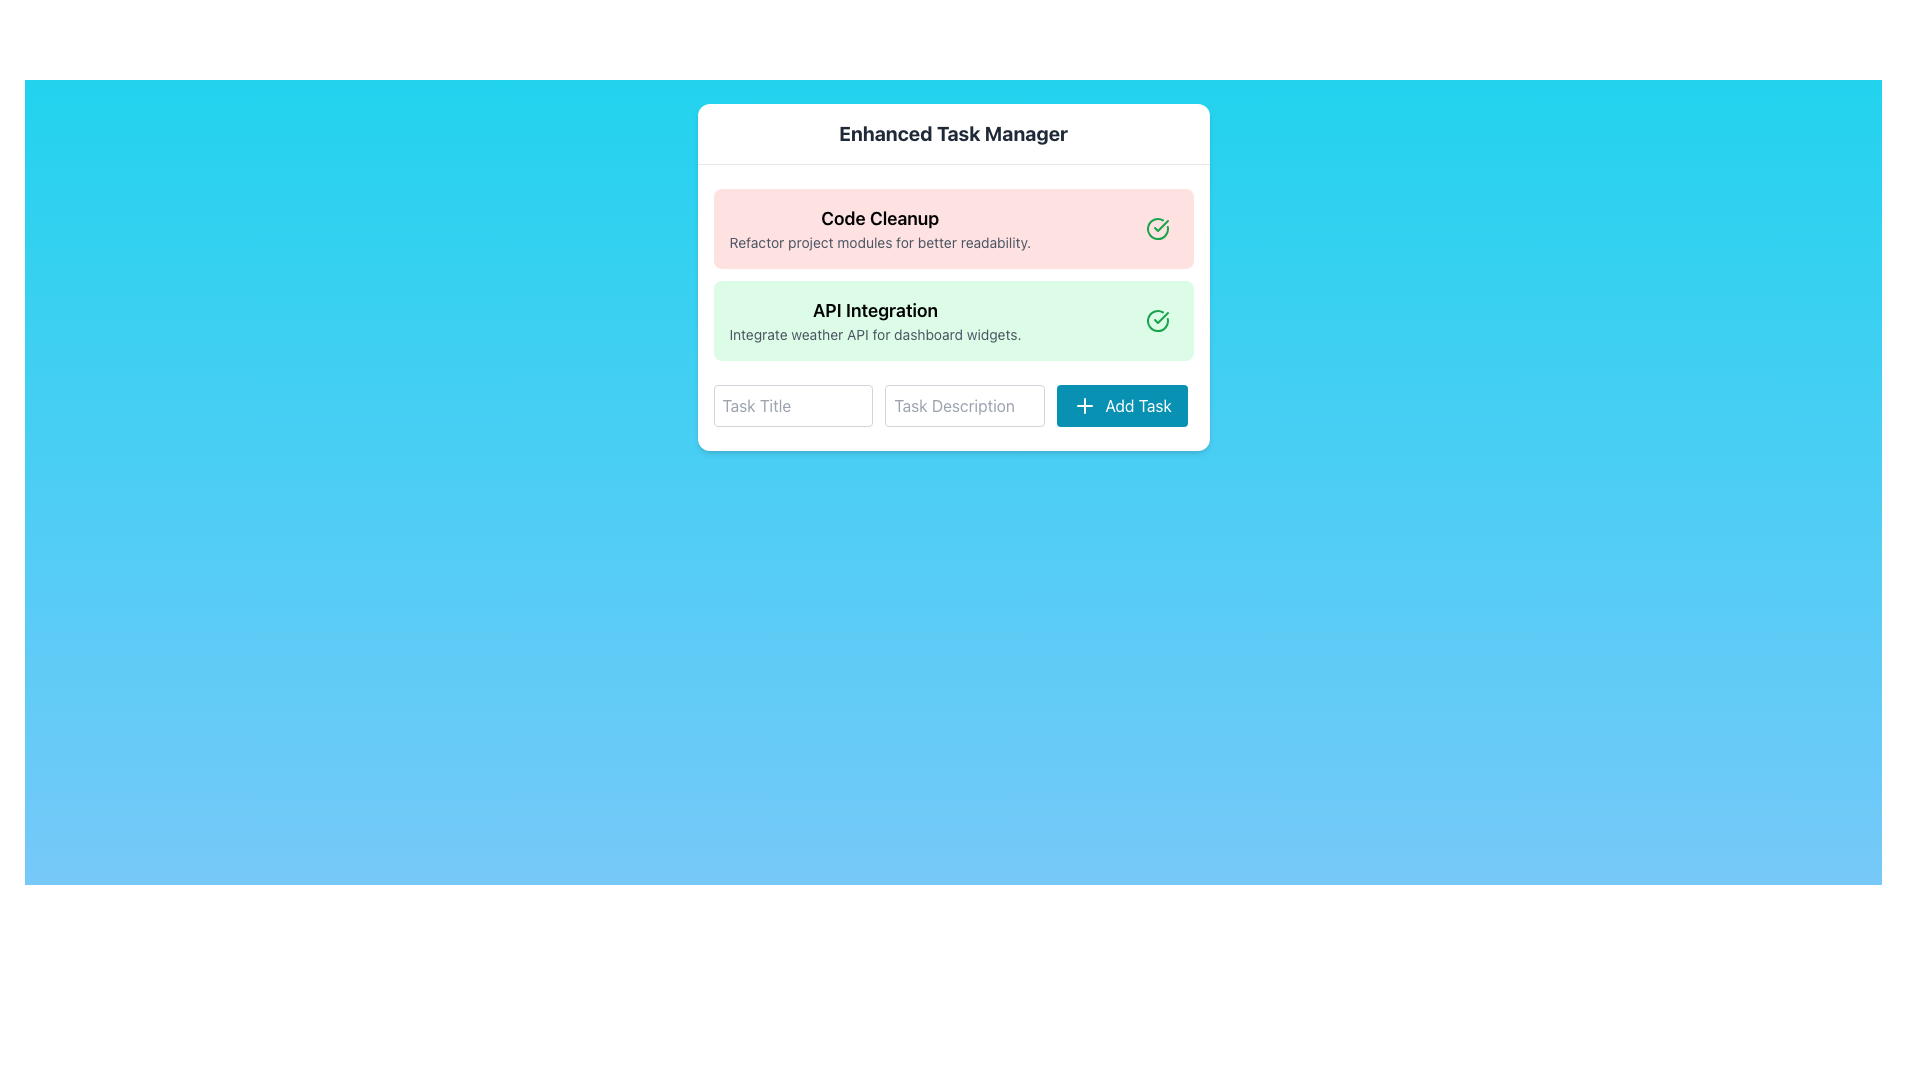  Describe the element at coordinates (1157, 319) in the screenshot. I see `the circular icon with a green outline and a checkmark symbol inside, located in the 'API Integration' task card on the far right side of the second row of the task list` at that location.